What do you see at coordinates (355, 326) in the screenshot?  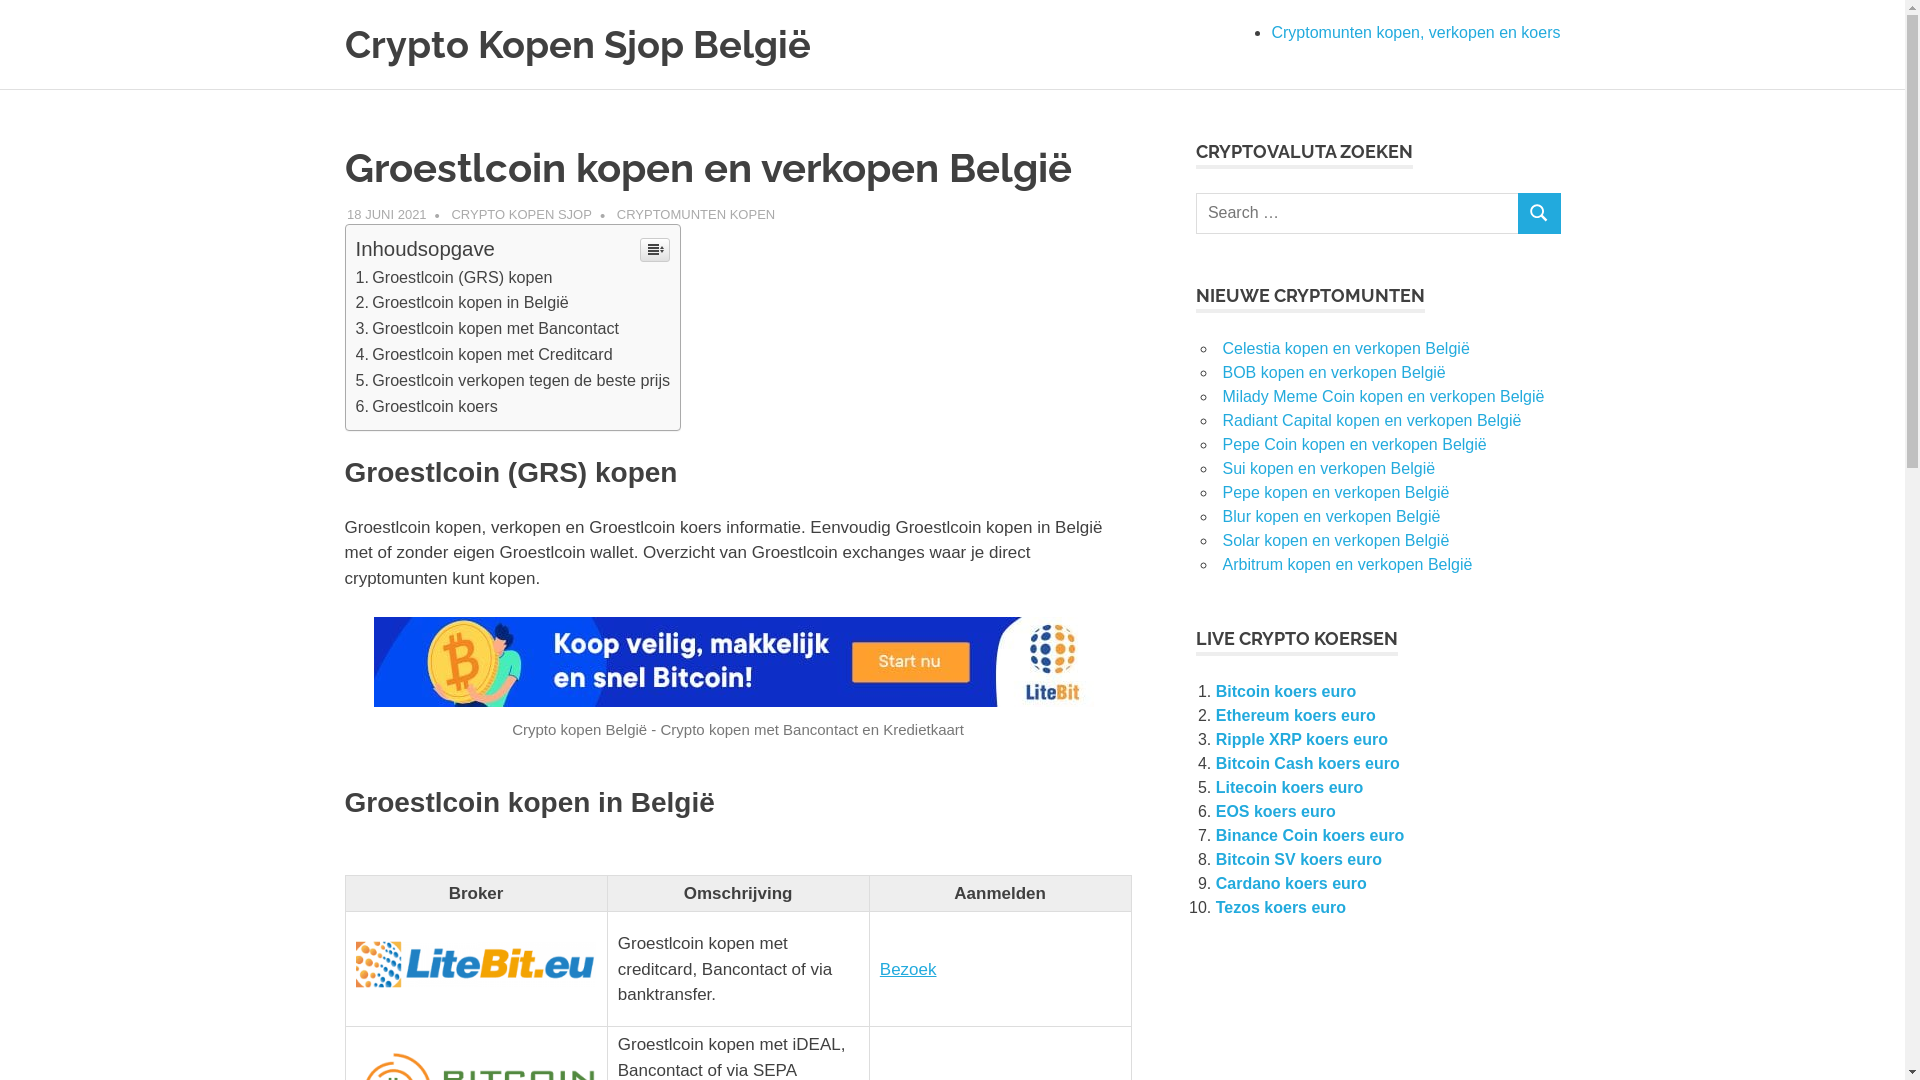 I see `'Groestlcoin kopen met Bancontact'` at bounding box center [355, 326].